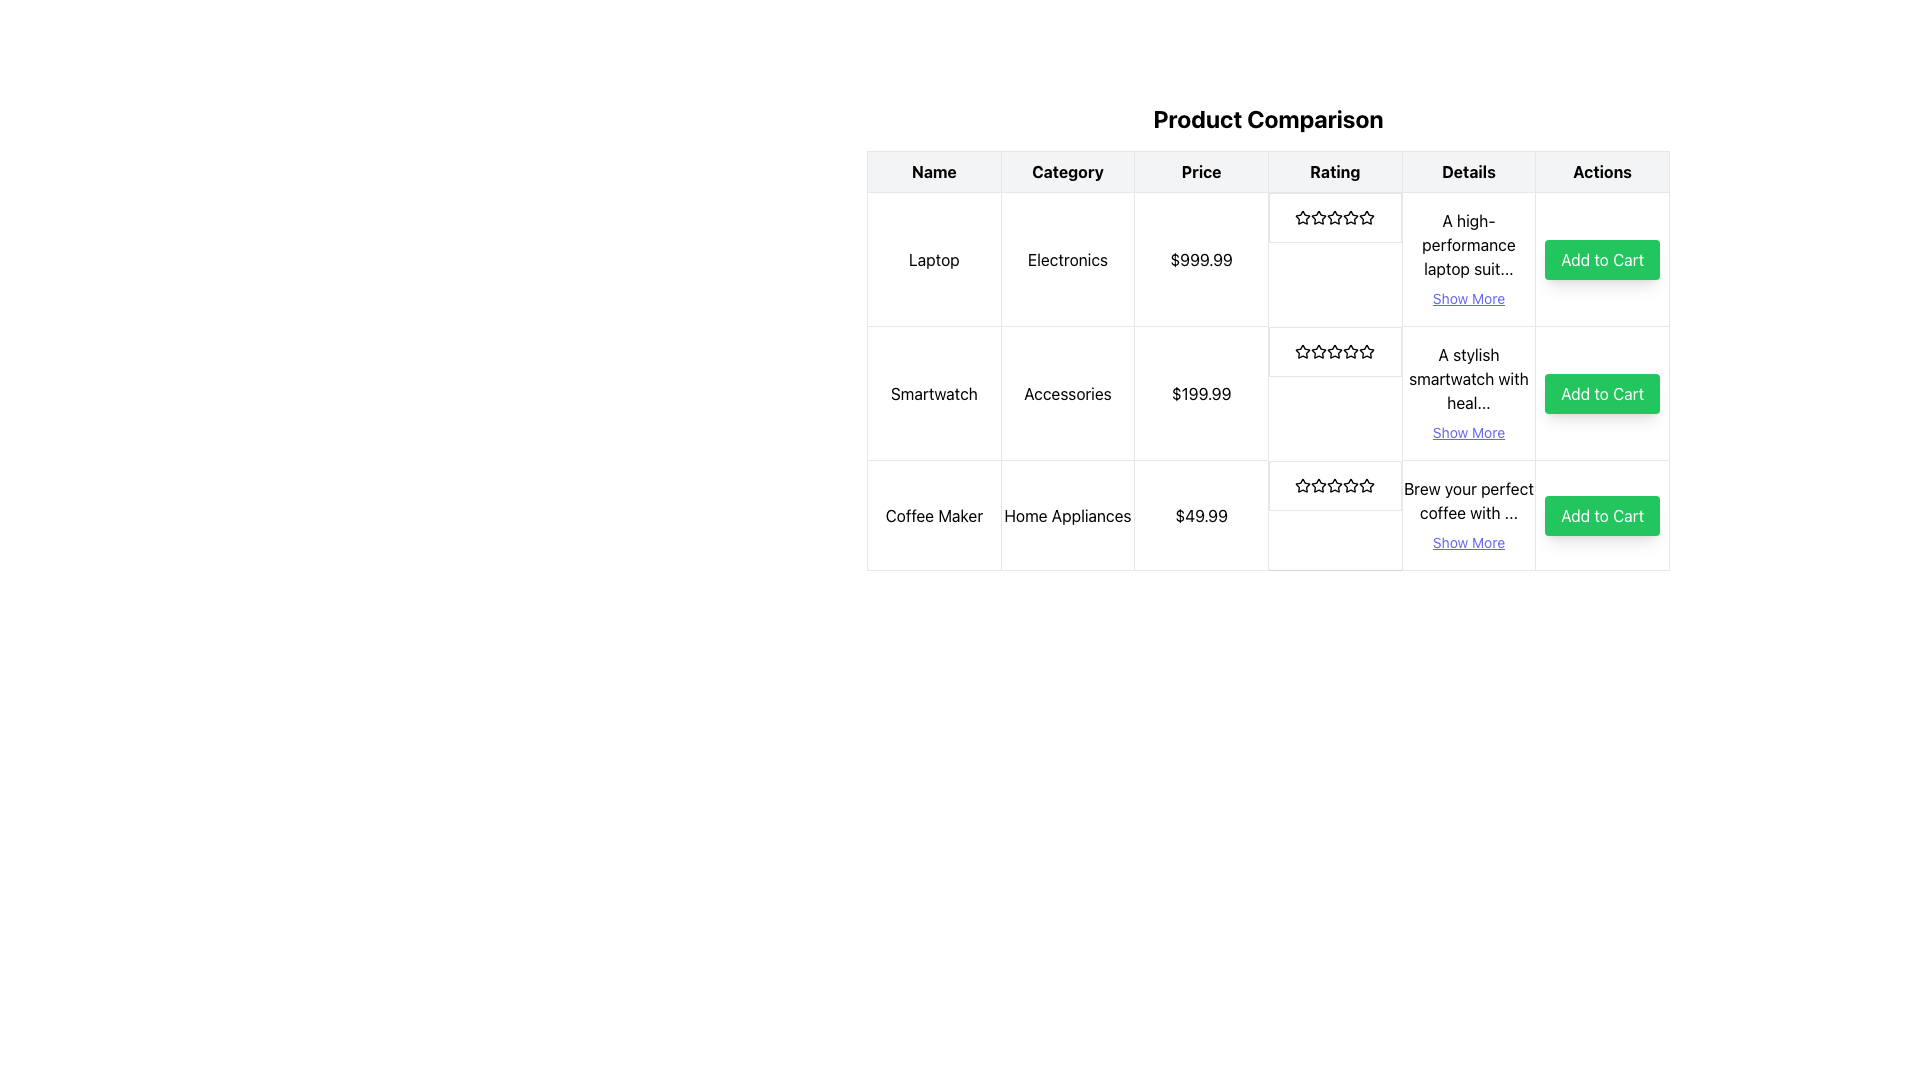 The height and width of the screenshot is (1080, 1920). Describe the element at coordinates (1468, 514) in the screenshot. I see `the text block displaying the product description with the link labeled 'Show More'` at that location.